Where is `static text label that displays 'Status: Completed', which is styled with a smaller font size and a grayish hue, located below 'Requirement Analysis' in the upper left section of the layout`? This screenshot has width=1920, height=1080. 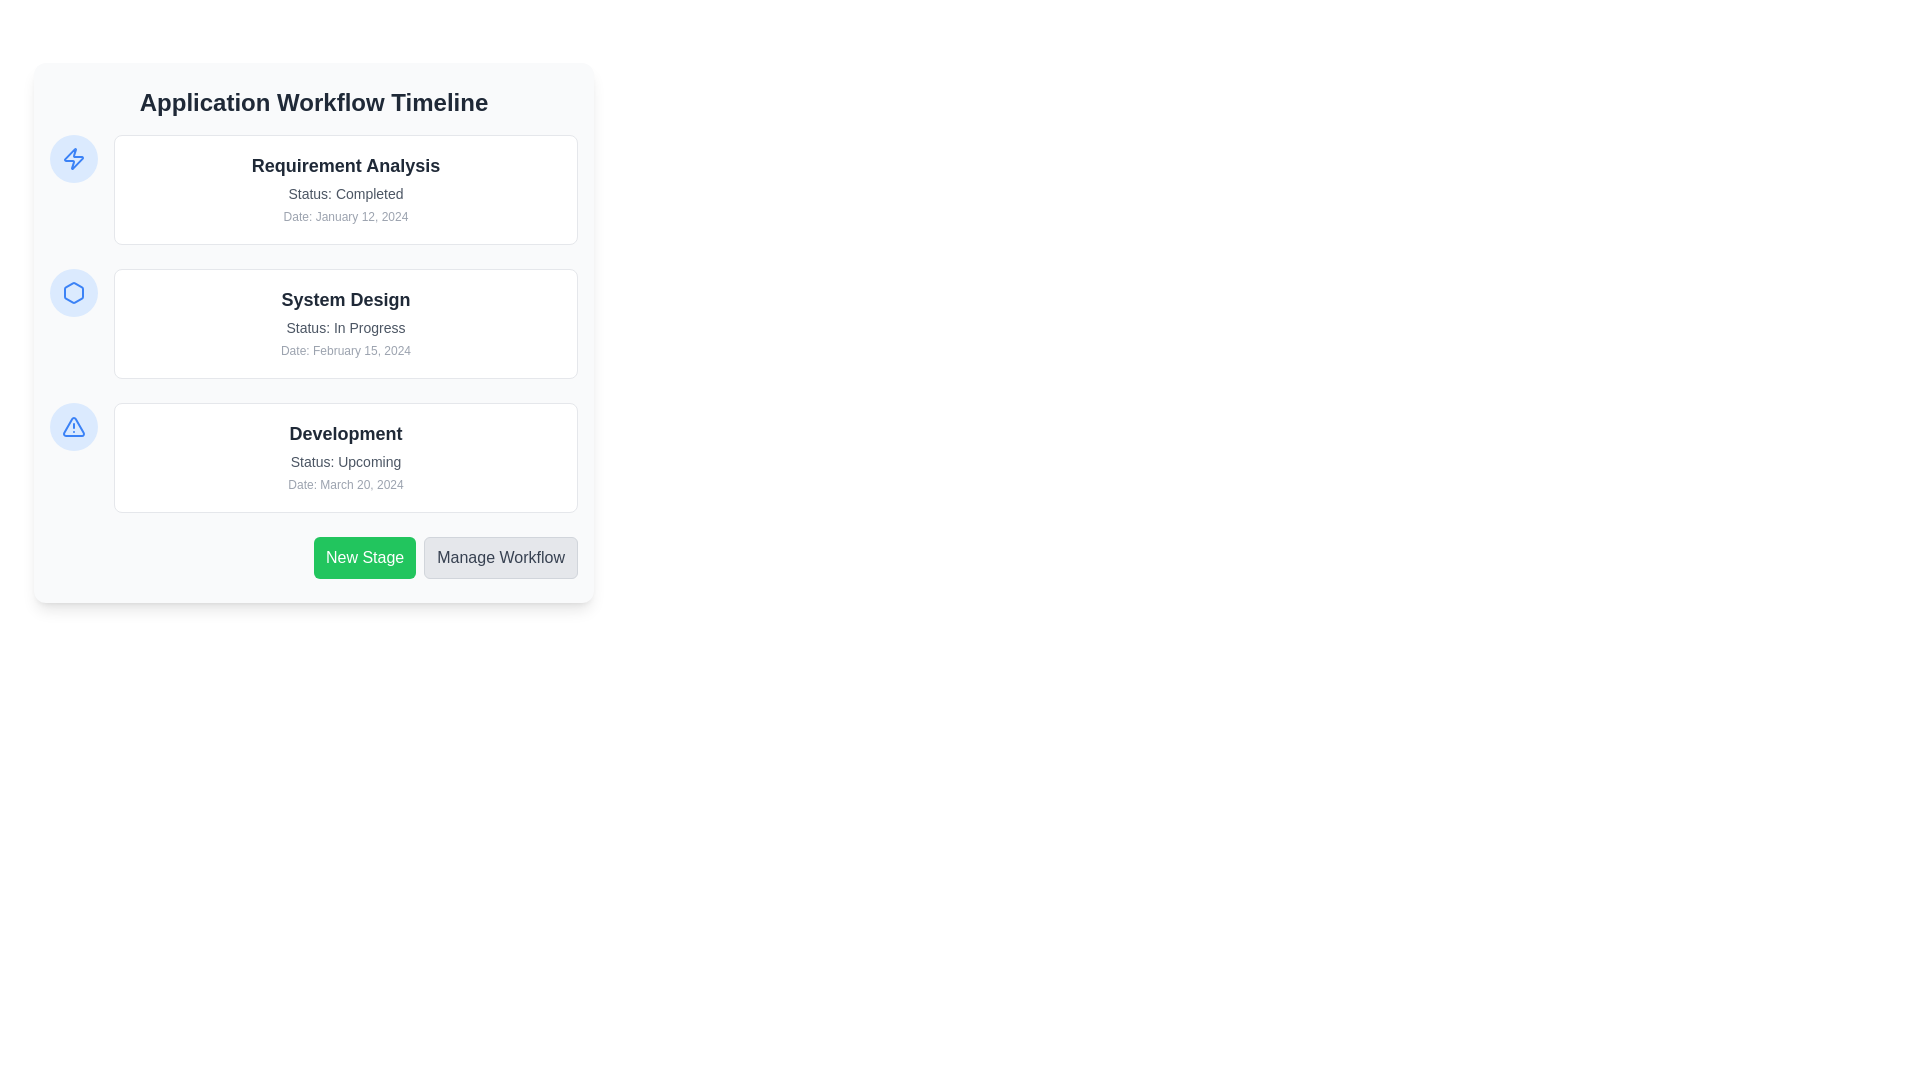
static text label that displays 'Status: Completed', which is styled with a smaller font size and a grayish hue, located below 'Requirement Analysis' in the upper left section of the layout is located at coordinates (345, 193).